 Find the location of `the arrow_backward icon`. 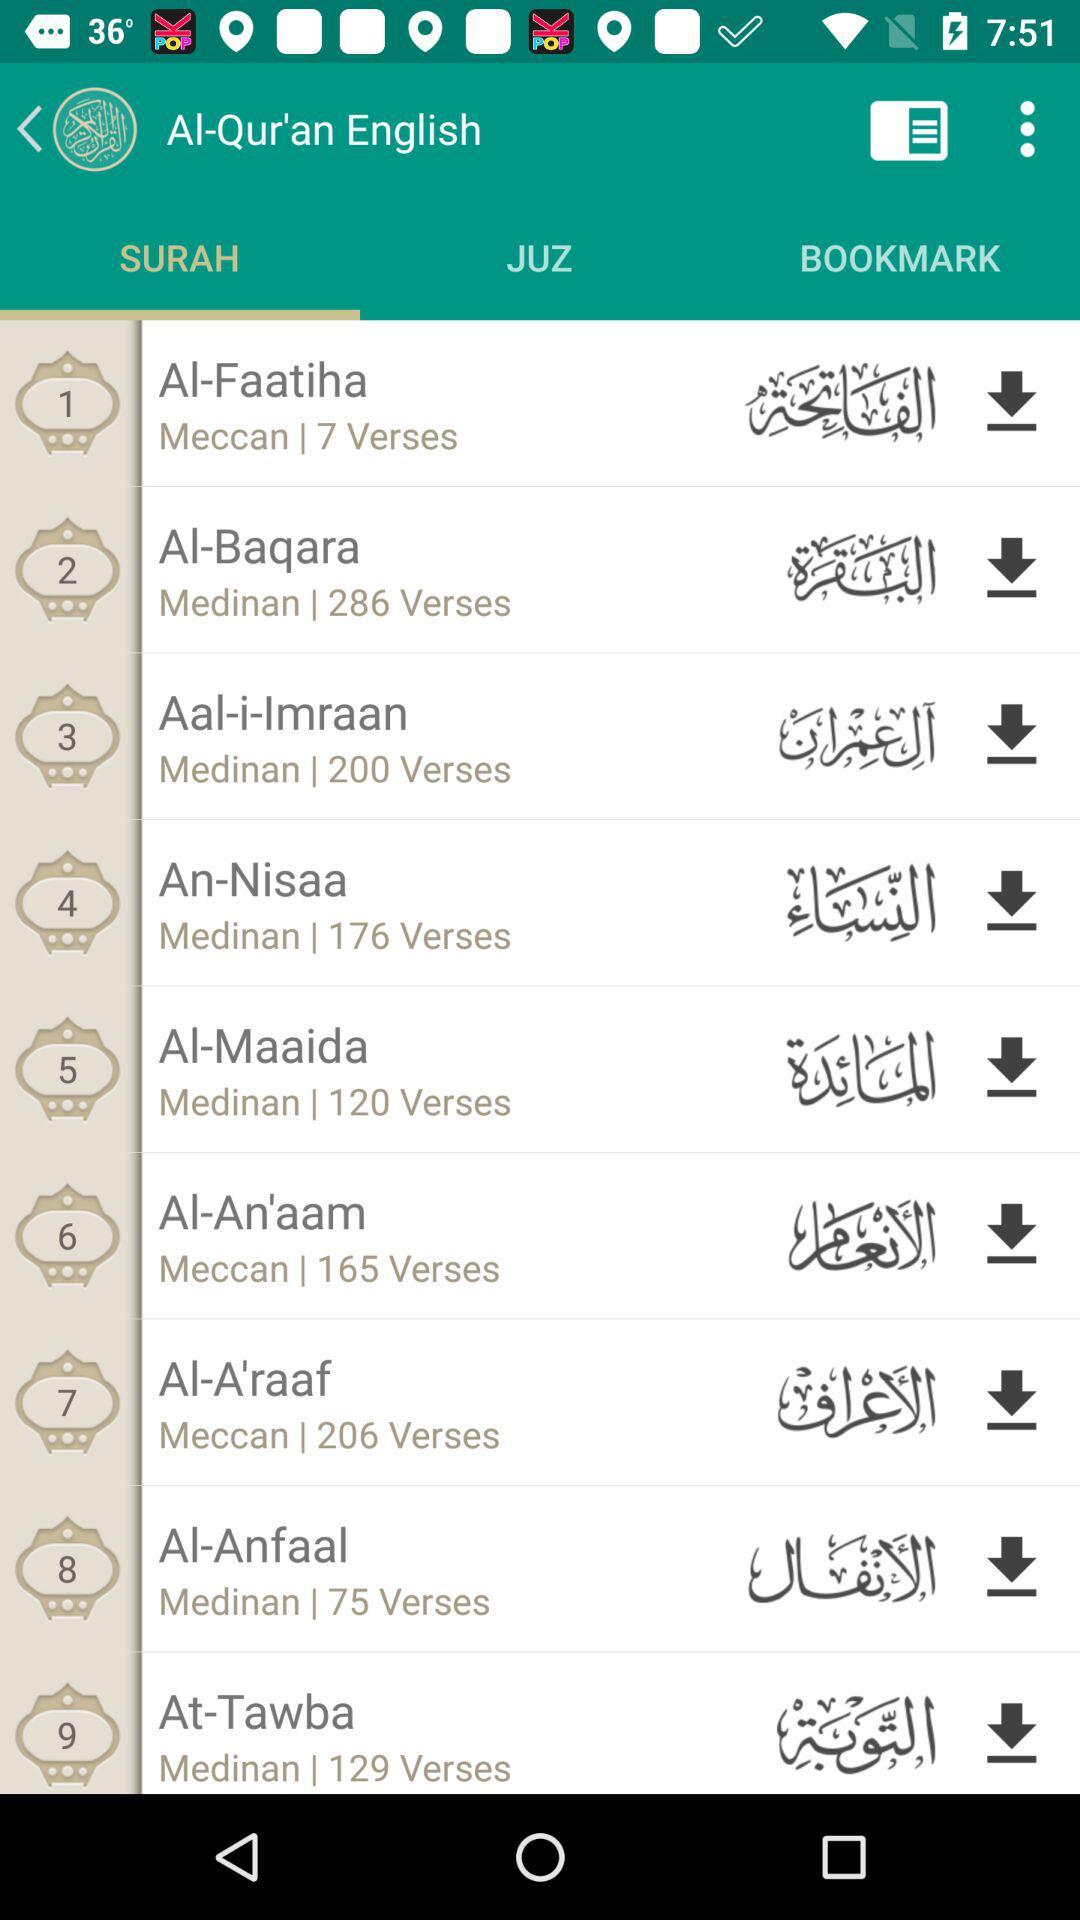

the arrow_backward icon is located at coordinates (75, 127).